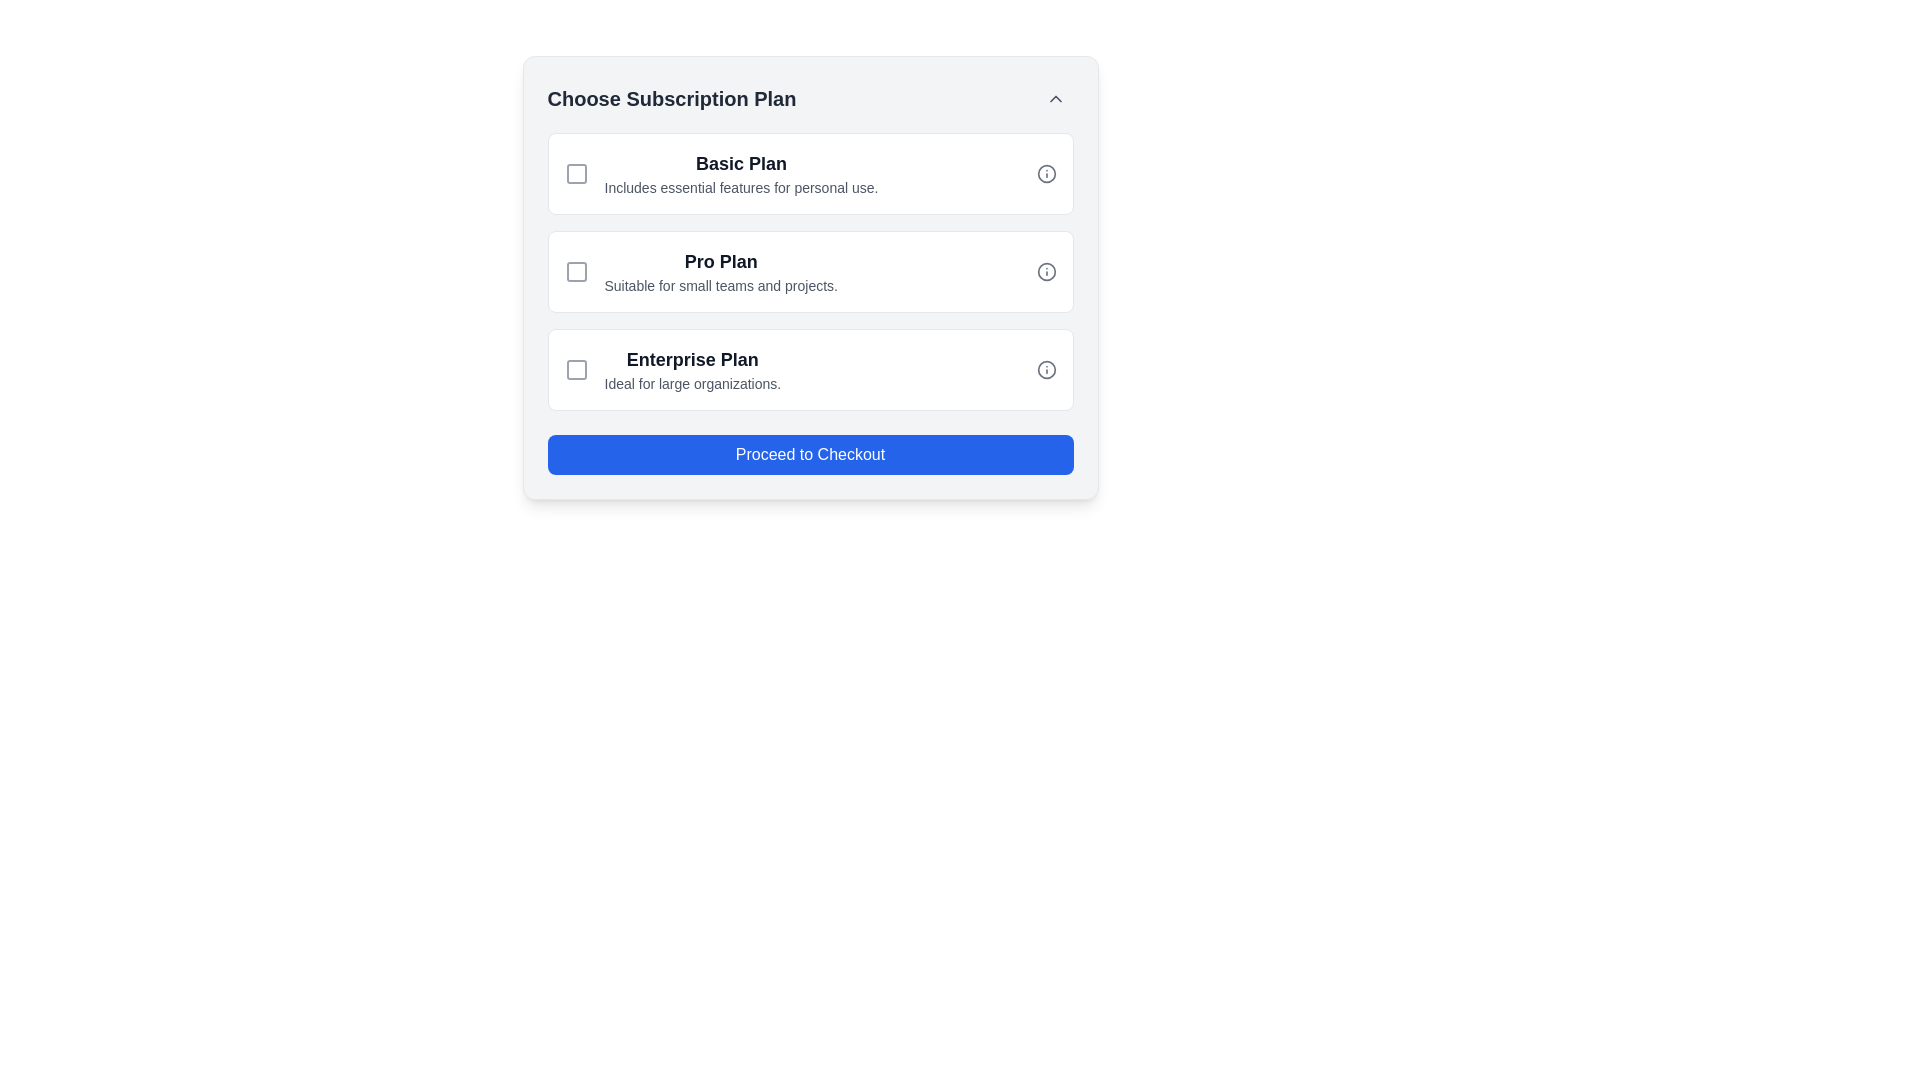  Describe the element at coordinates (810, 455) in the screenshot. I see `the rectangular button with a blue background and white text that says 'Proceed to Checkout'` at that location.